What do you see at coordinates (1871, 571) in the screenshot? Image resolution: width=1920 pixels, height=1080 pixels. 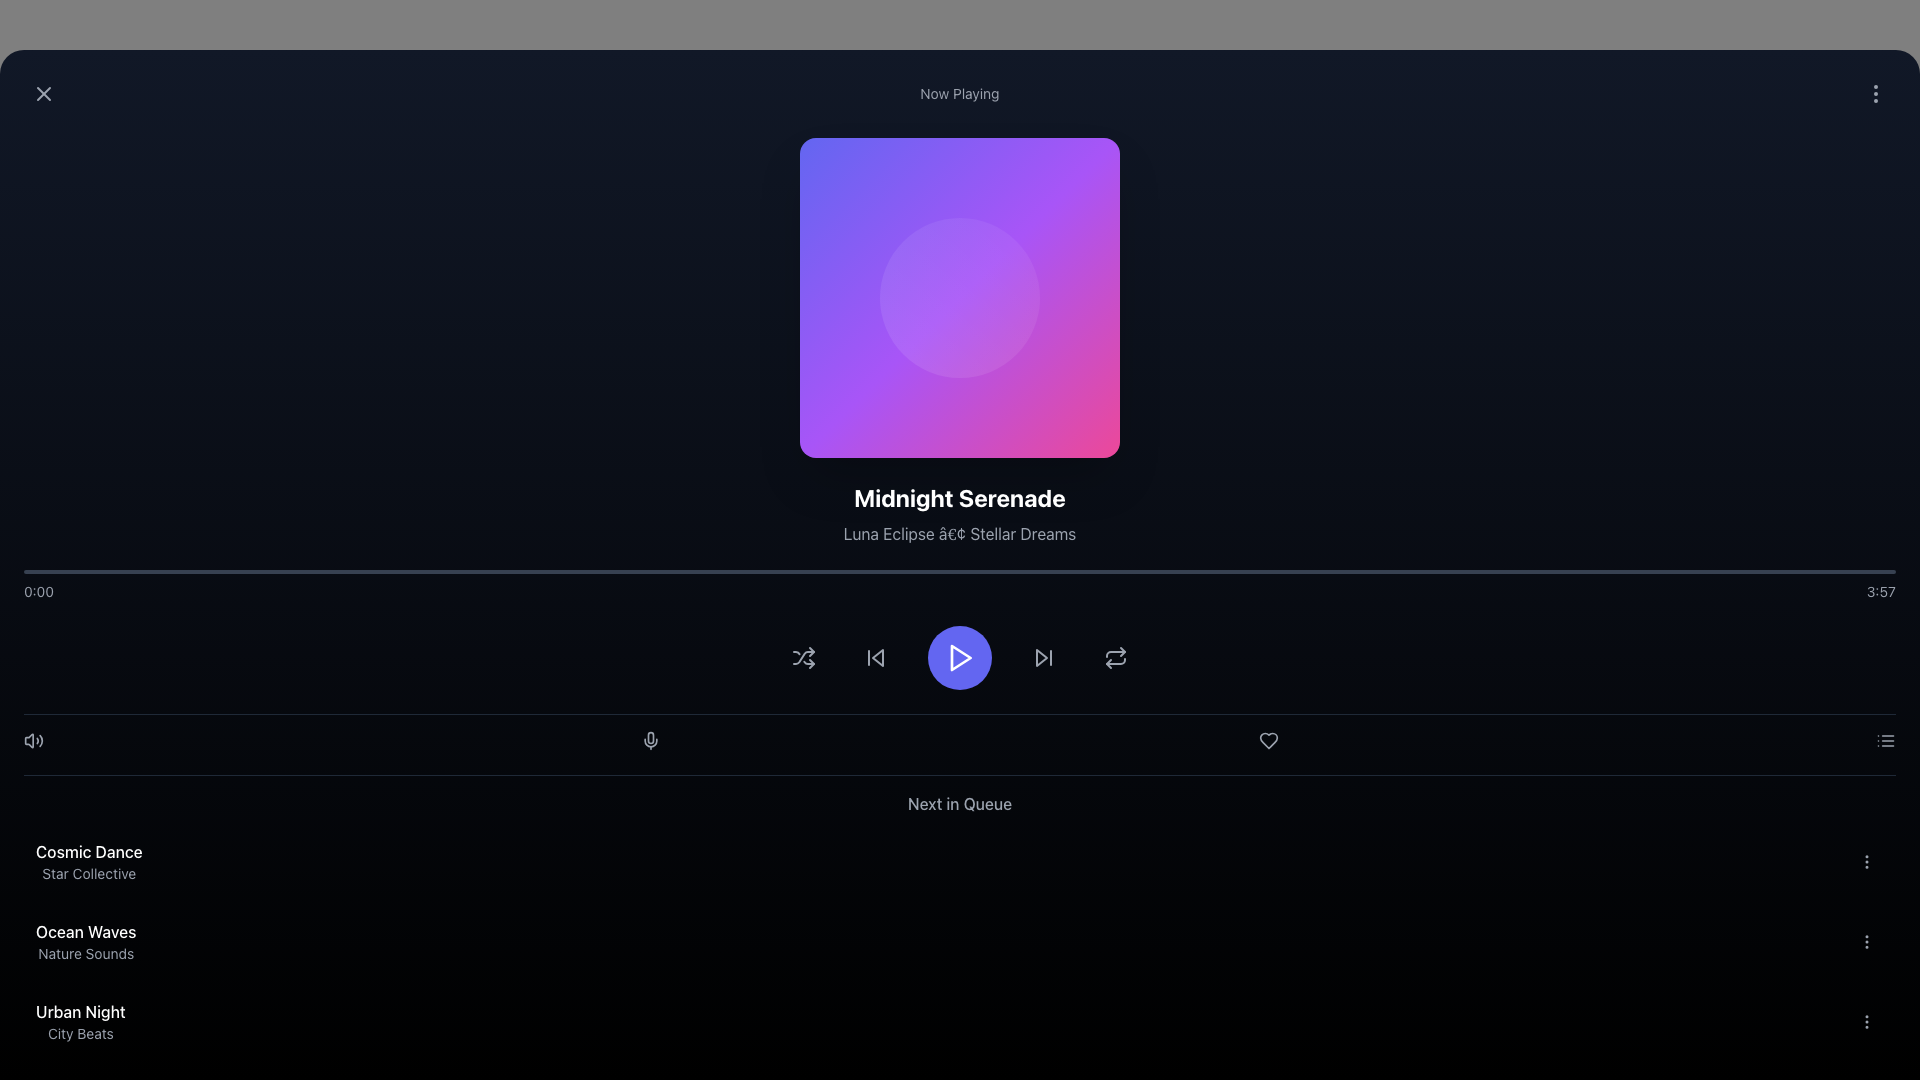 I see `playback` at bounding box center [1871, 571].